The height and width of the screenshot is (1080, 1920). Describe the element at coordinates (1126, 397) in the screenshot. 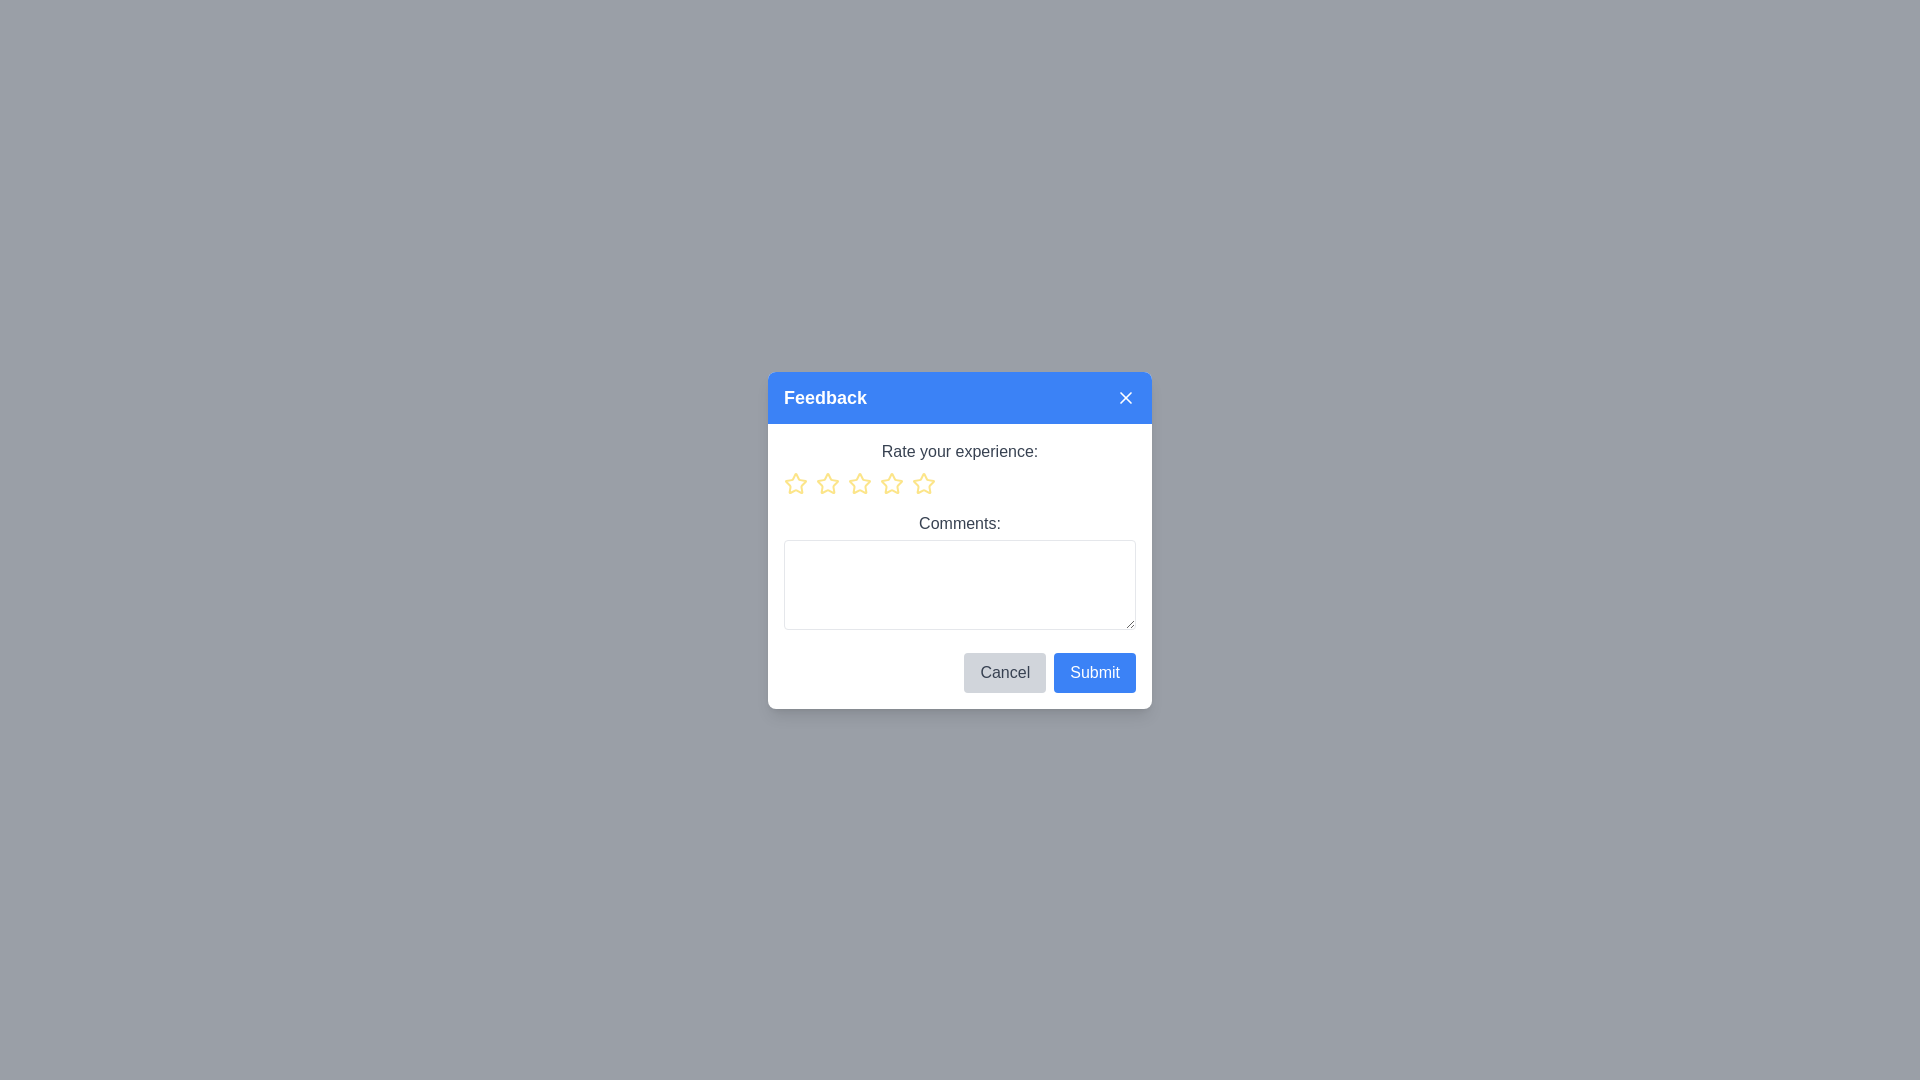

I see `the close button located to the right of the text 'Feedback' in the header section of the dialog box` at that location.